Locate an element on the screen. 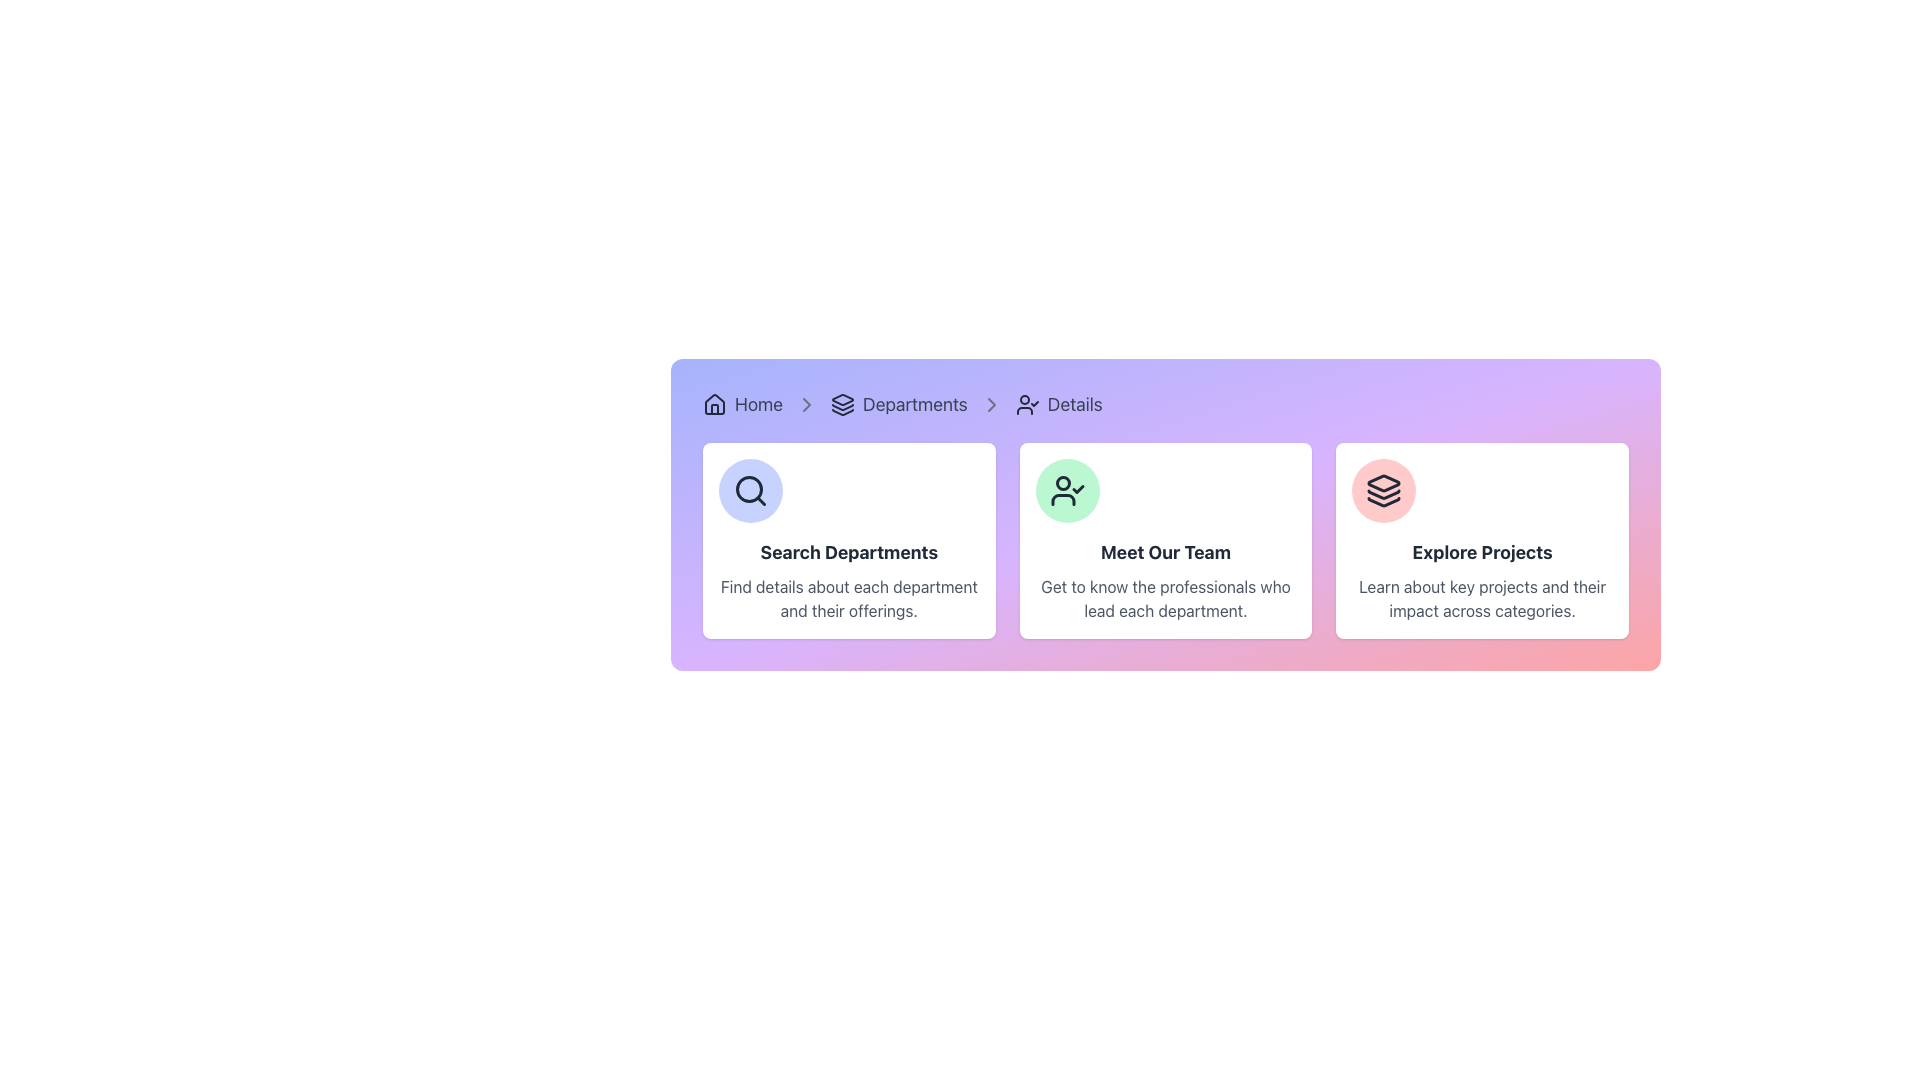  the Breadcrumb Navigation Link for 'Departments' is located at coordinates (898, 405).